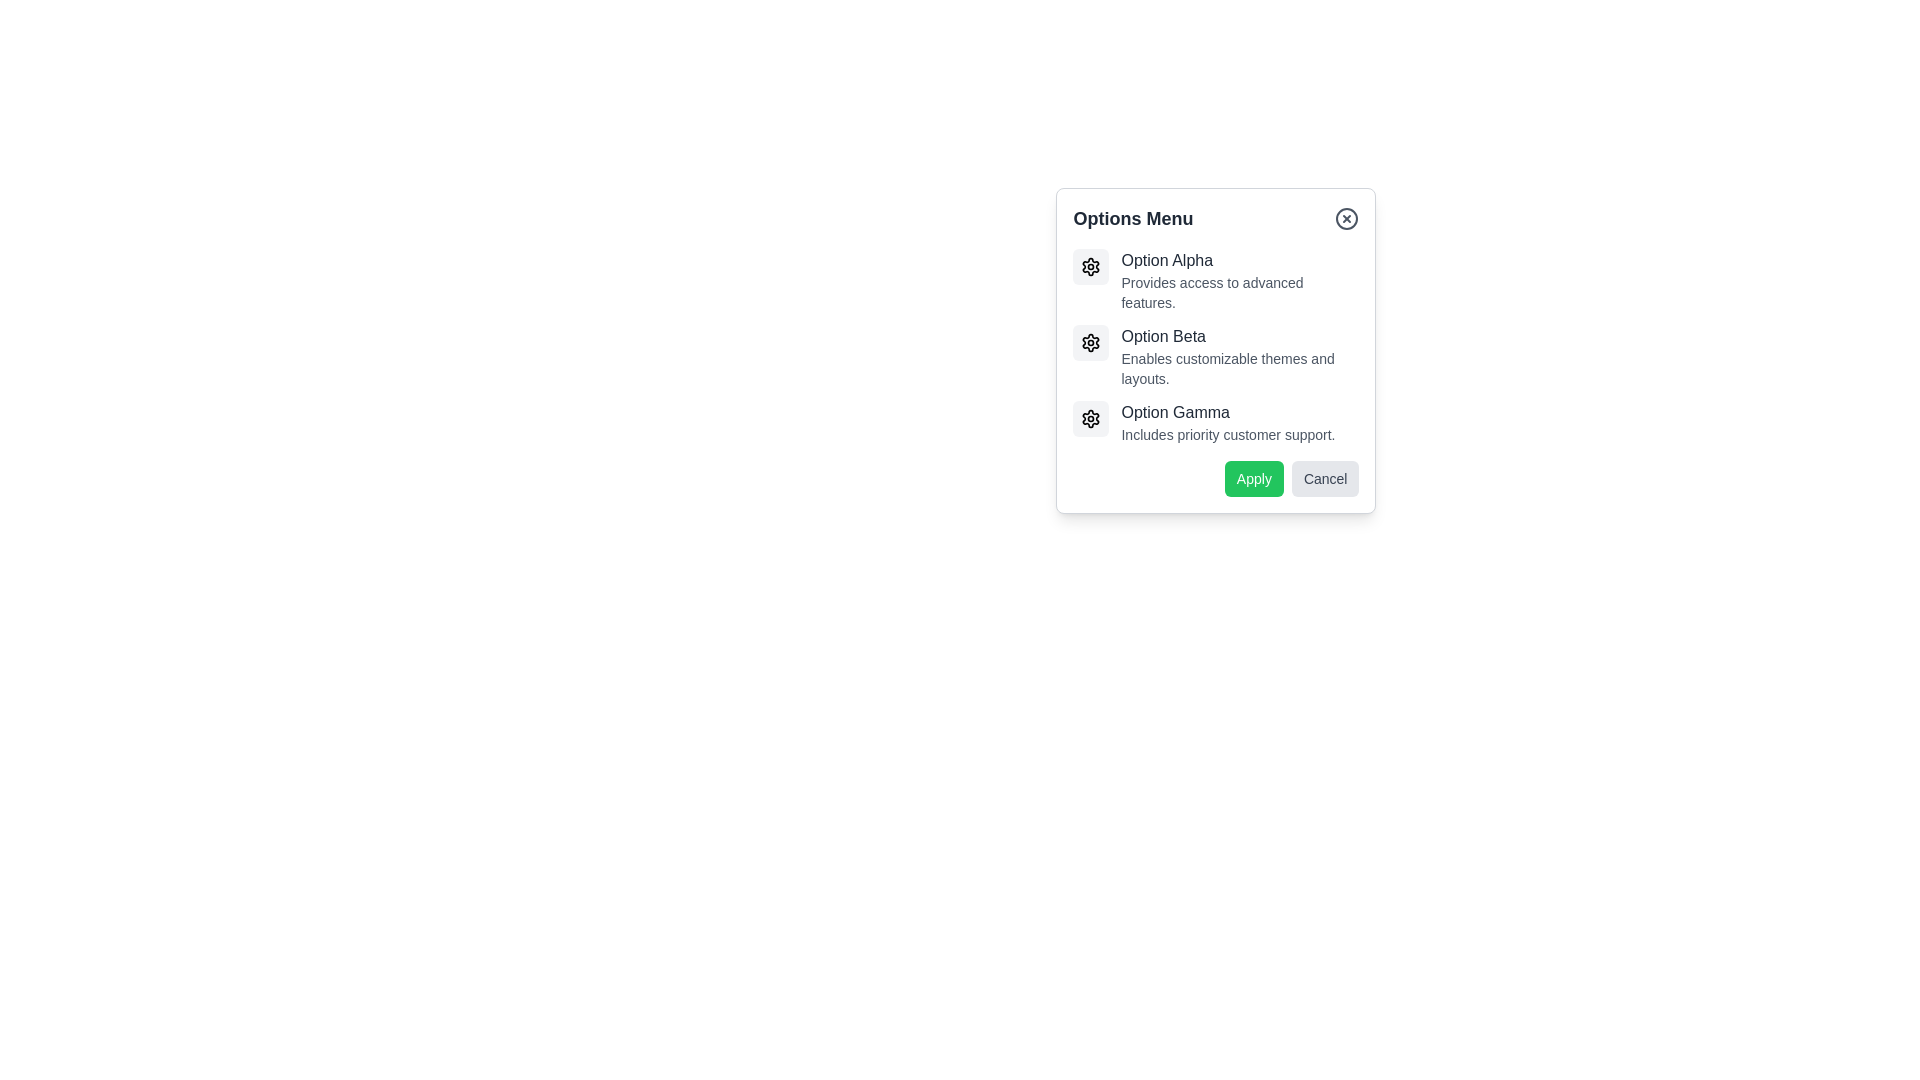 This screenshot has height=1080, width=1920. Describe the element at coordinates (1090, 265) in the screenshot. I see `the settings icon for 'Option Alpha' located below the header in the menu dialog` at that location.